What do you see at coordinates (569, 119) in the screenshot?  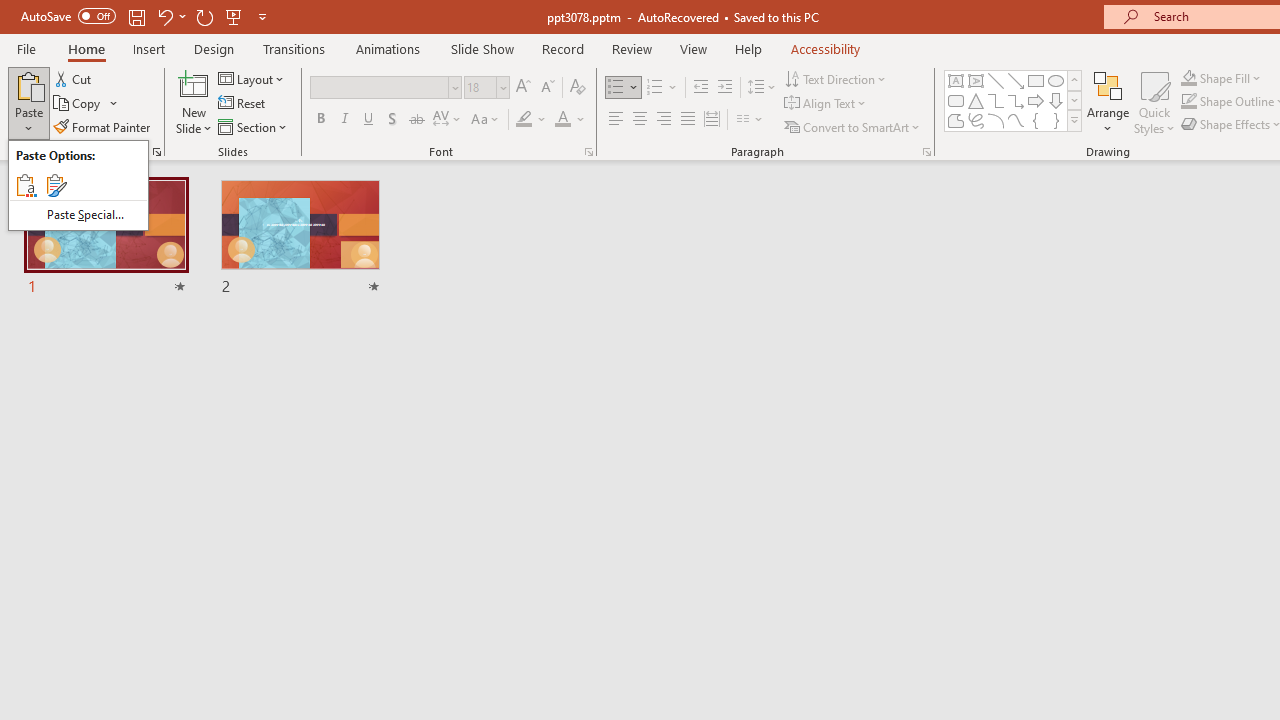 I see `'Font Color'` at bounding box center [569, 119].